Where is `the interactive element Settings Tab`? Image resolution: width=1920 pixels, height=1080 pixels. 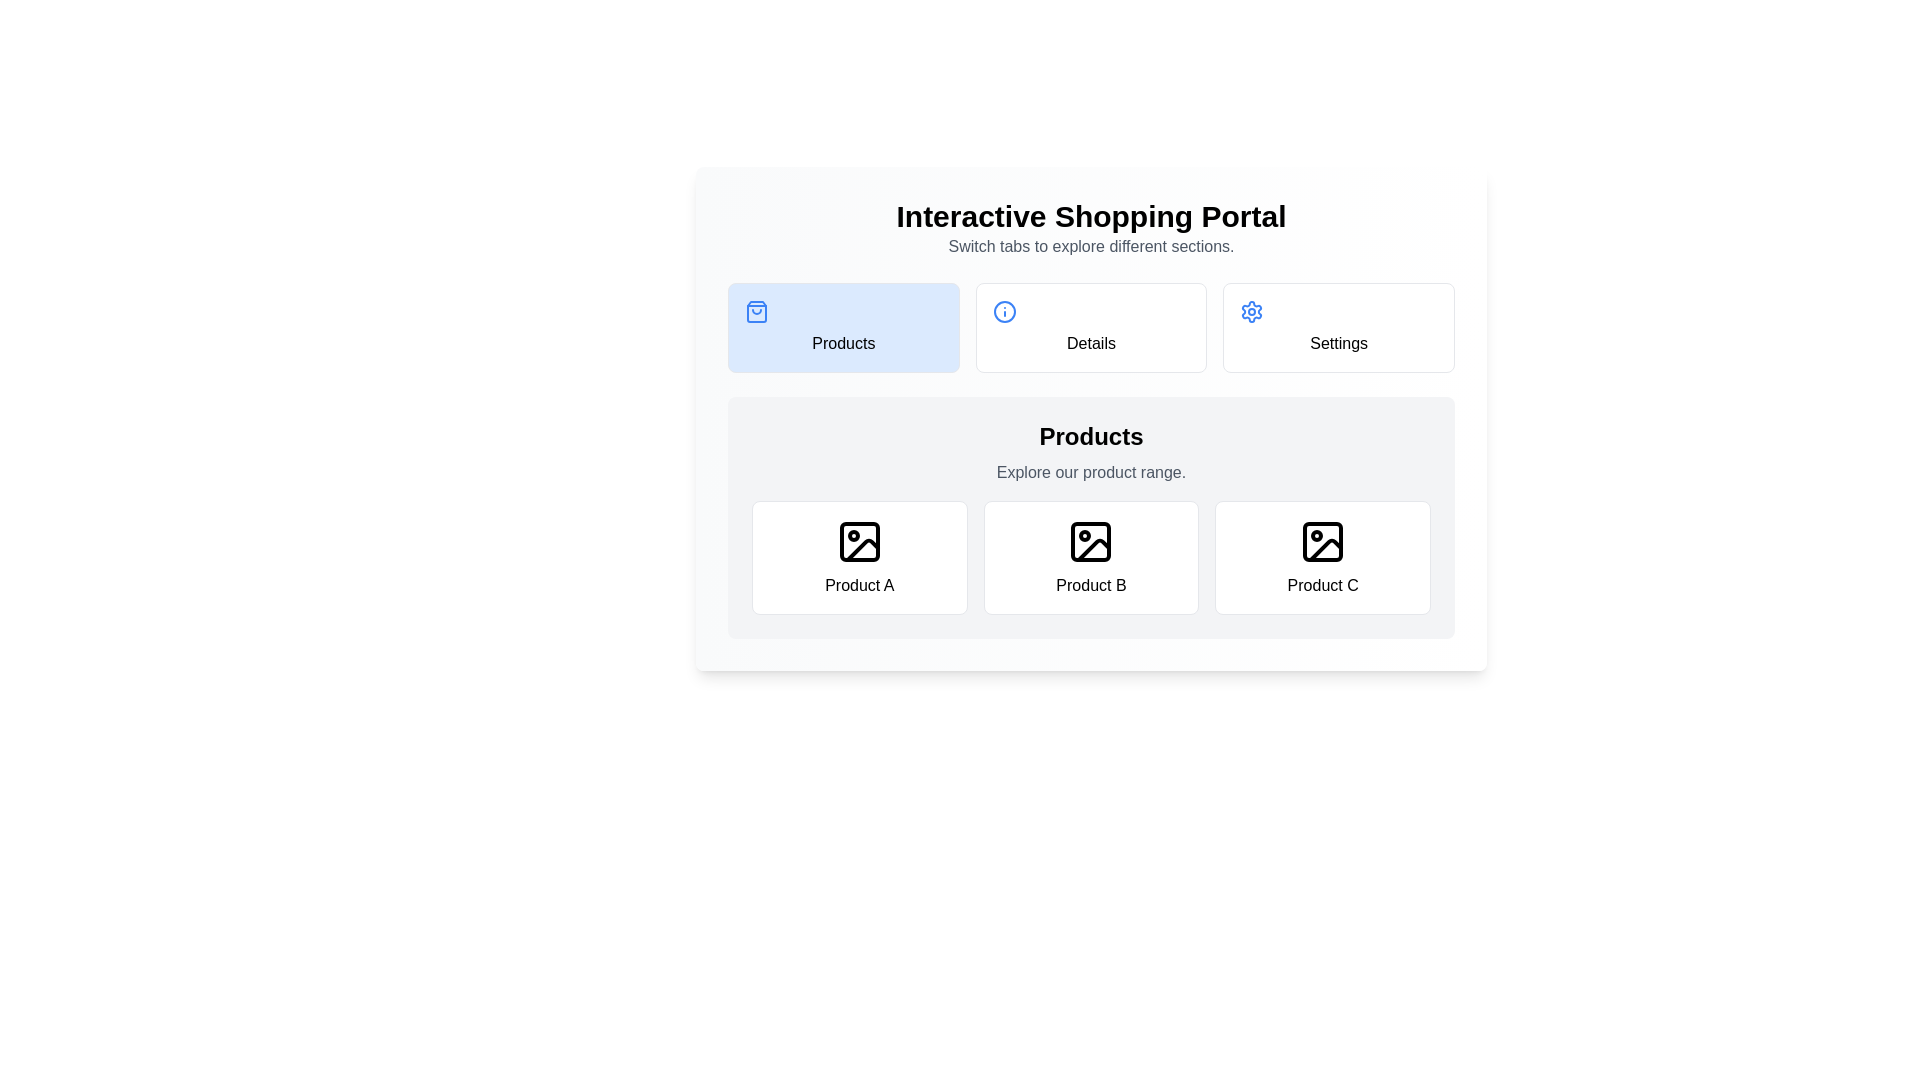
the interactive element Settings Tab is located at coordinates (1339, 326).